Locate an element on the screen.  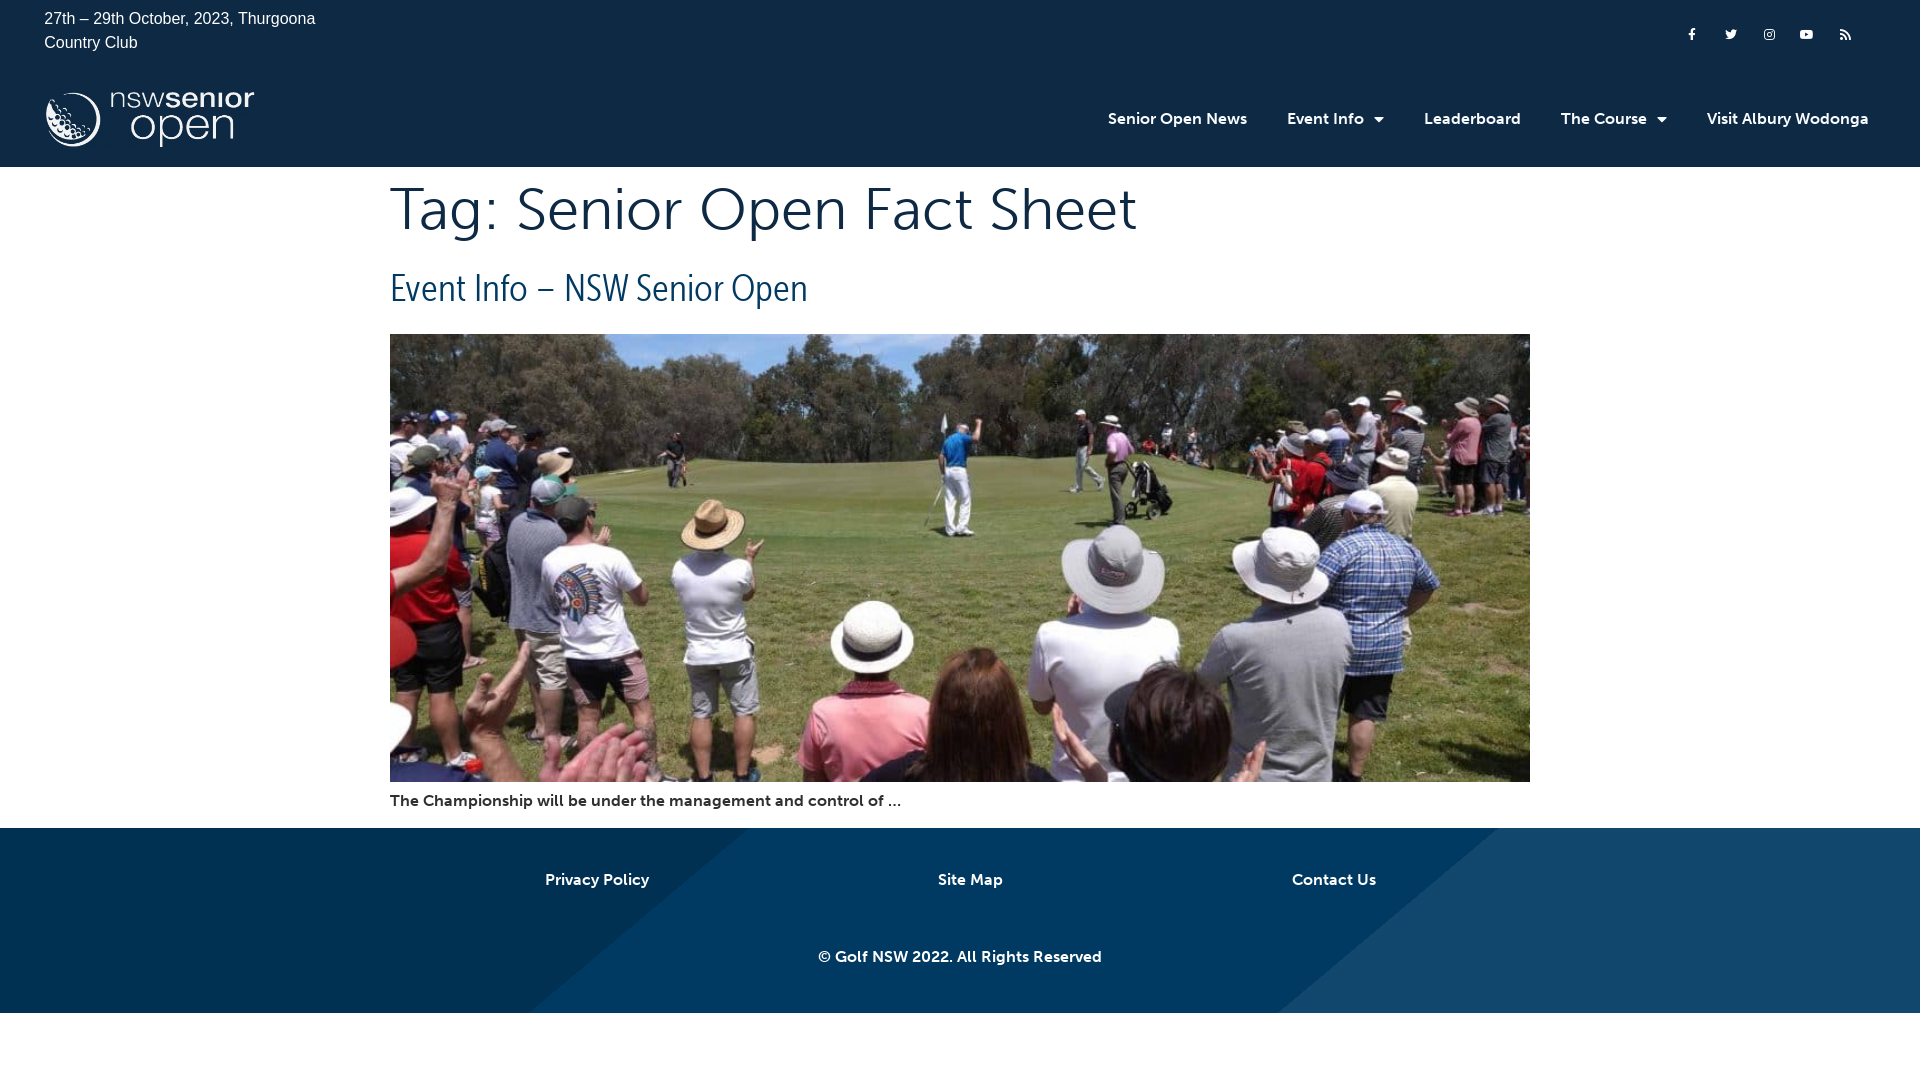
'Event Info' is located at coordinates (1266, 119).